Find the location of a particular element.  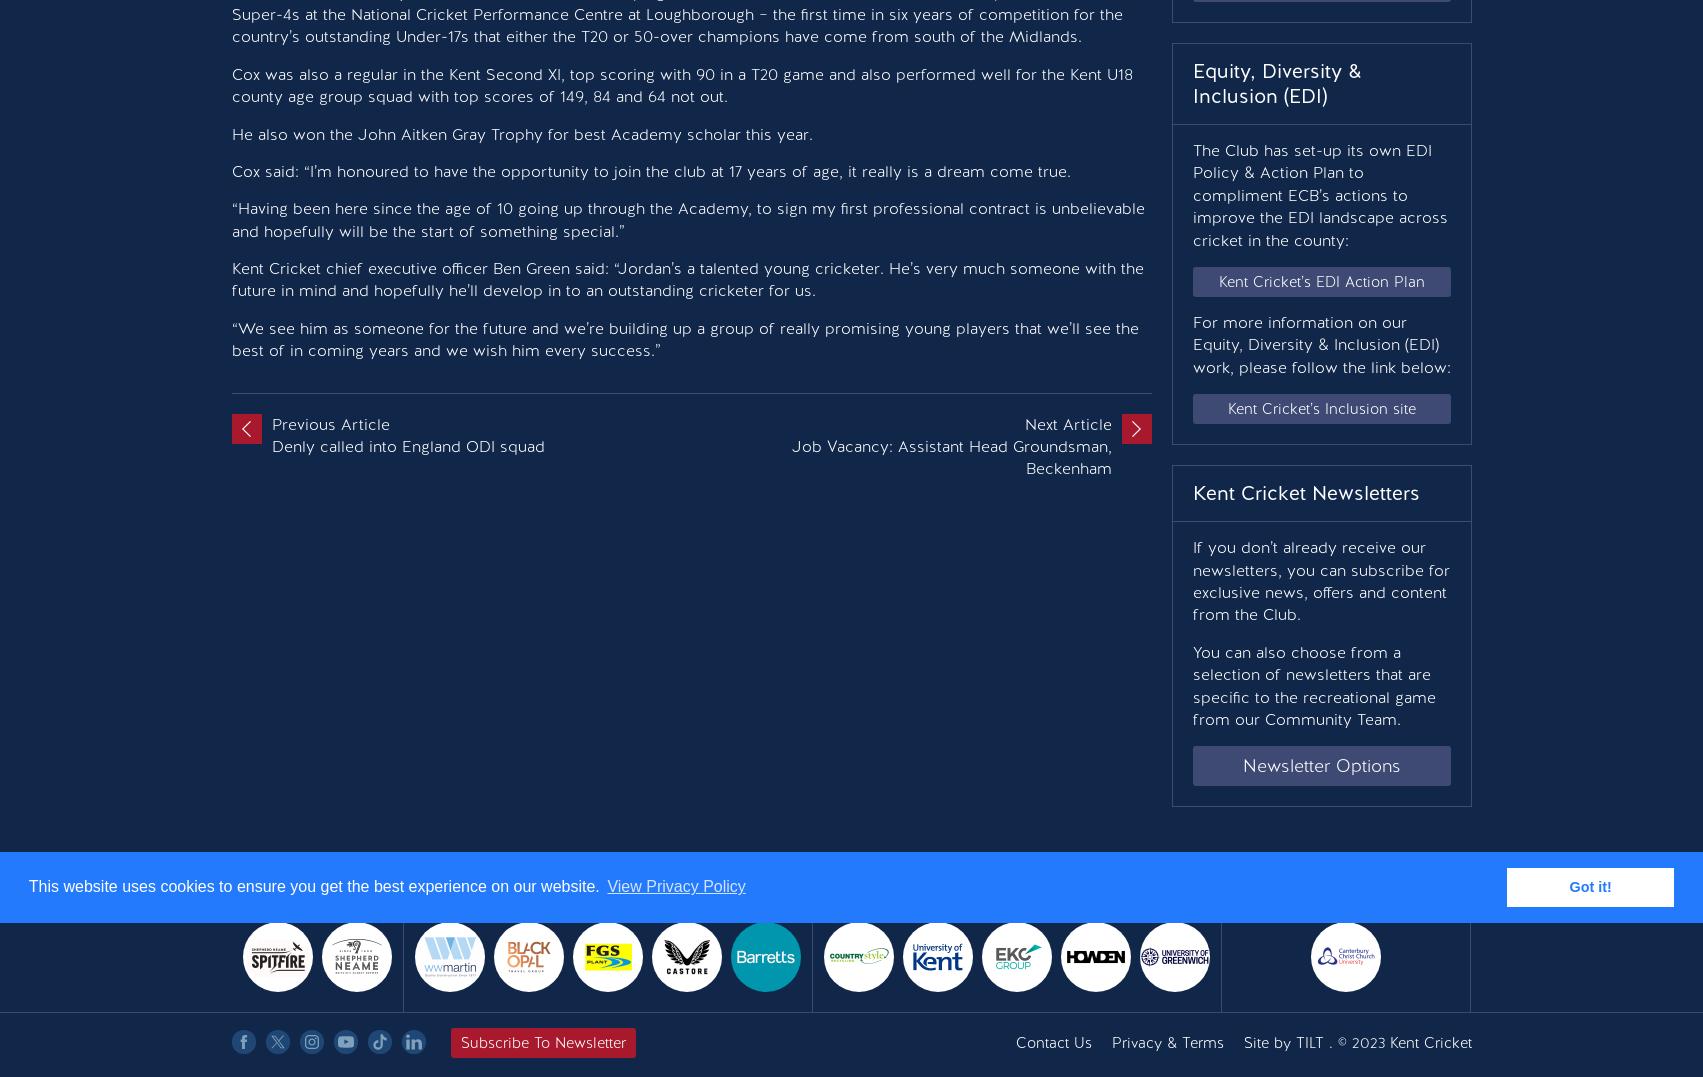

'Subscribe To Newsletter' is located at coordinates (459, 1042).